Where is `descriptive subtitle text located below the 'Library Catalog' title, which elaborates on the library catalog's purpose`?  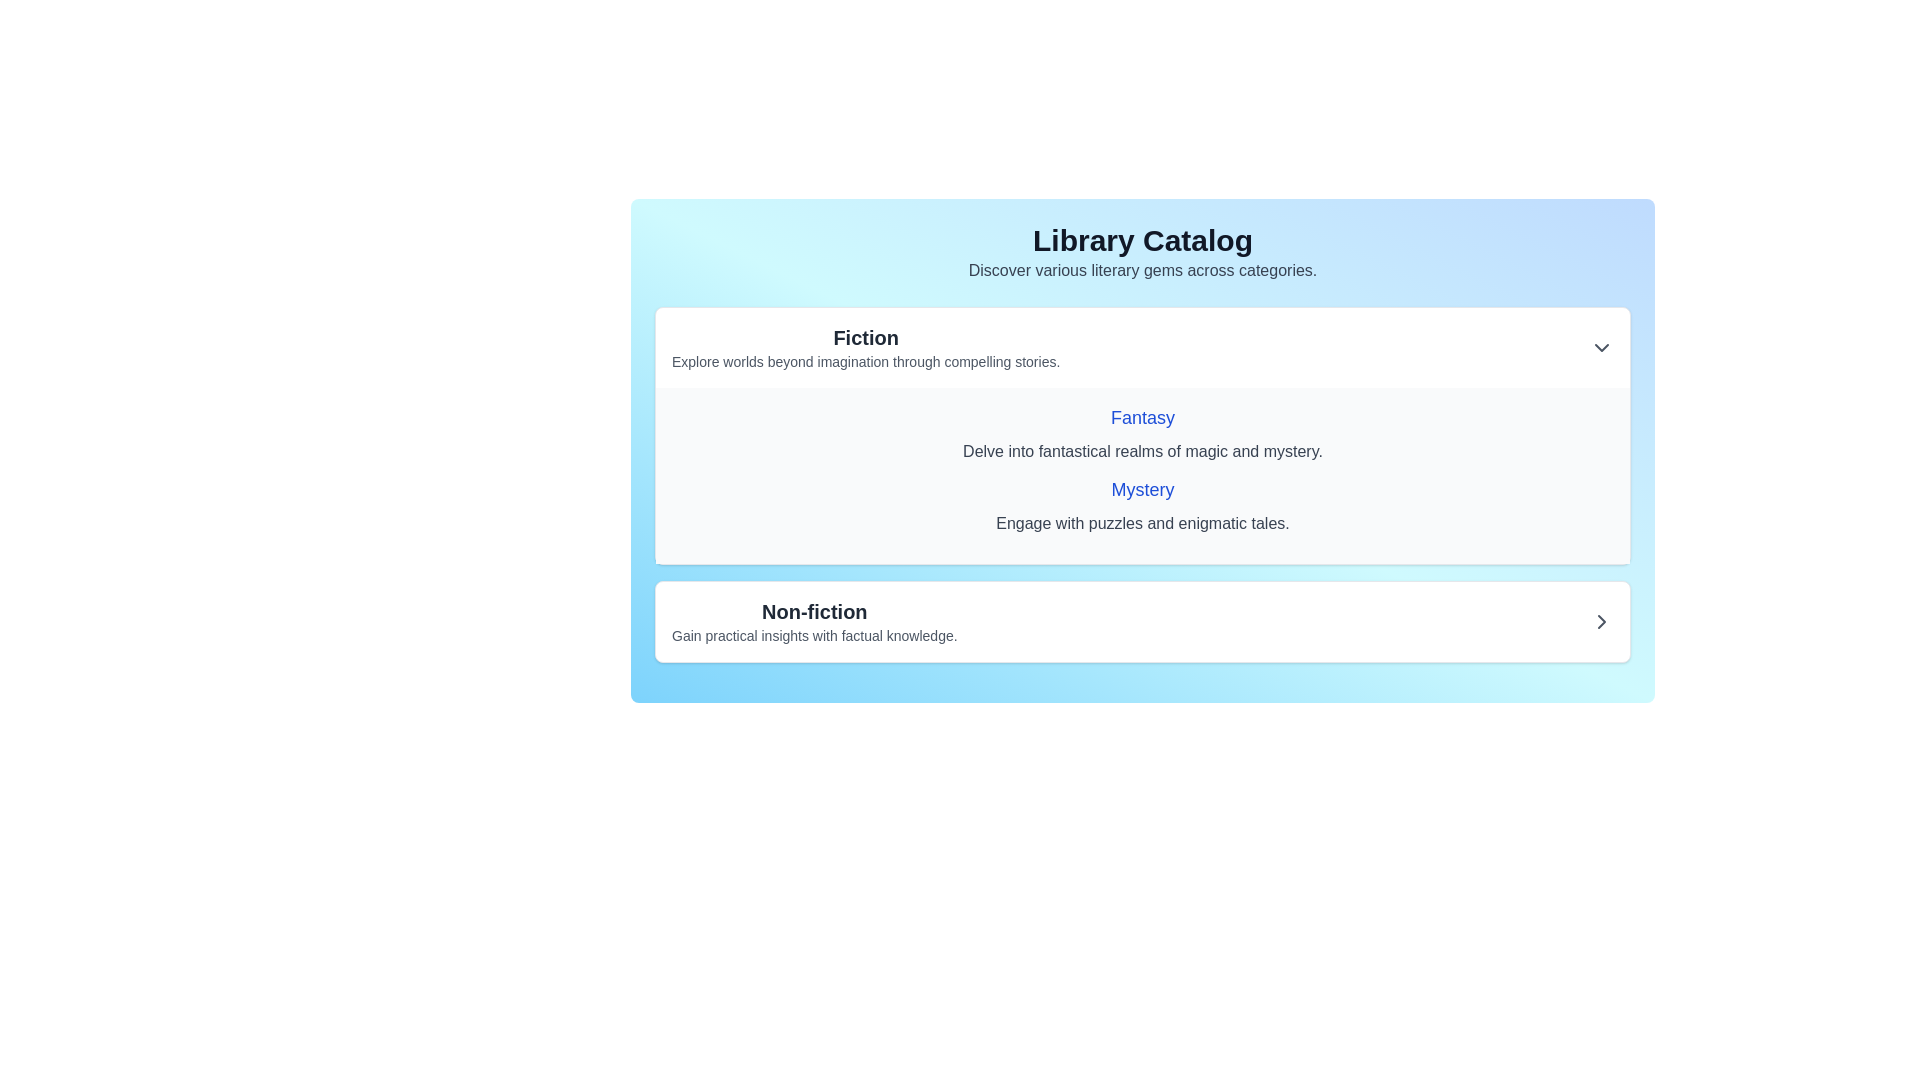
descriptive subtitle text located below the 'Library Catalog' title, which elaborates on the library catalog's purpose is located at coordinates (1142, 270).